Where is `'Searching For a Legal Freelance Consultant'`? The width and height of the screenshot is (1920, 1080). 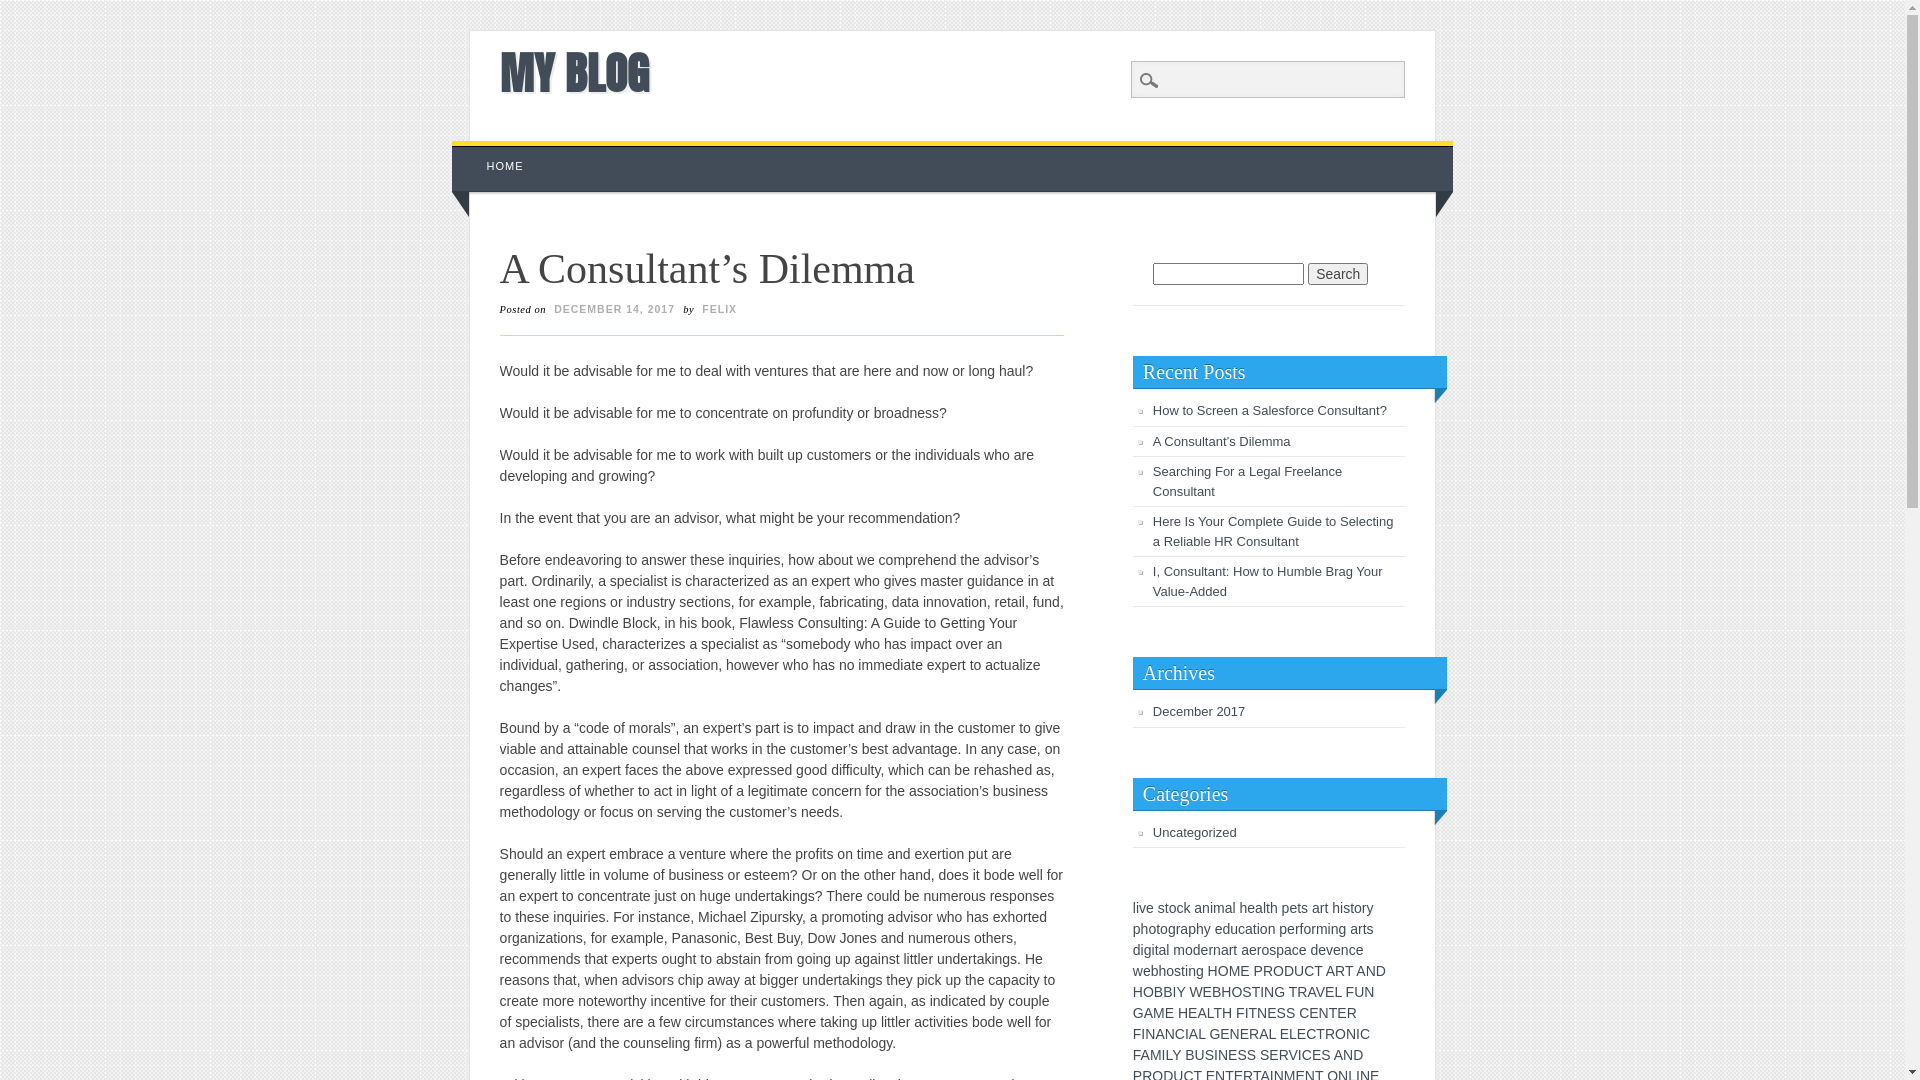
'Searching For a Legal Freelance Consultant' is located at coordinates (1246, 481).